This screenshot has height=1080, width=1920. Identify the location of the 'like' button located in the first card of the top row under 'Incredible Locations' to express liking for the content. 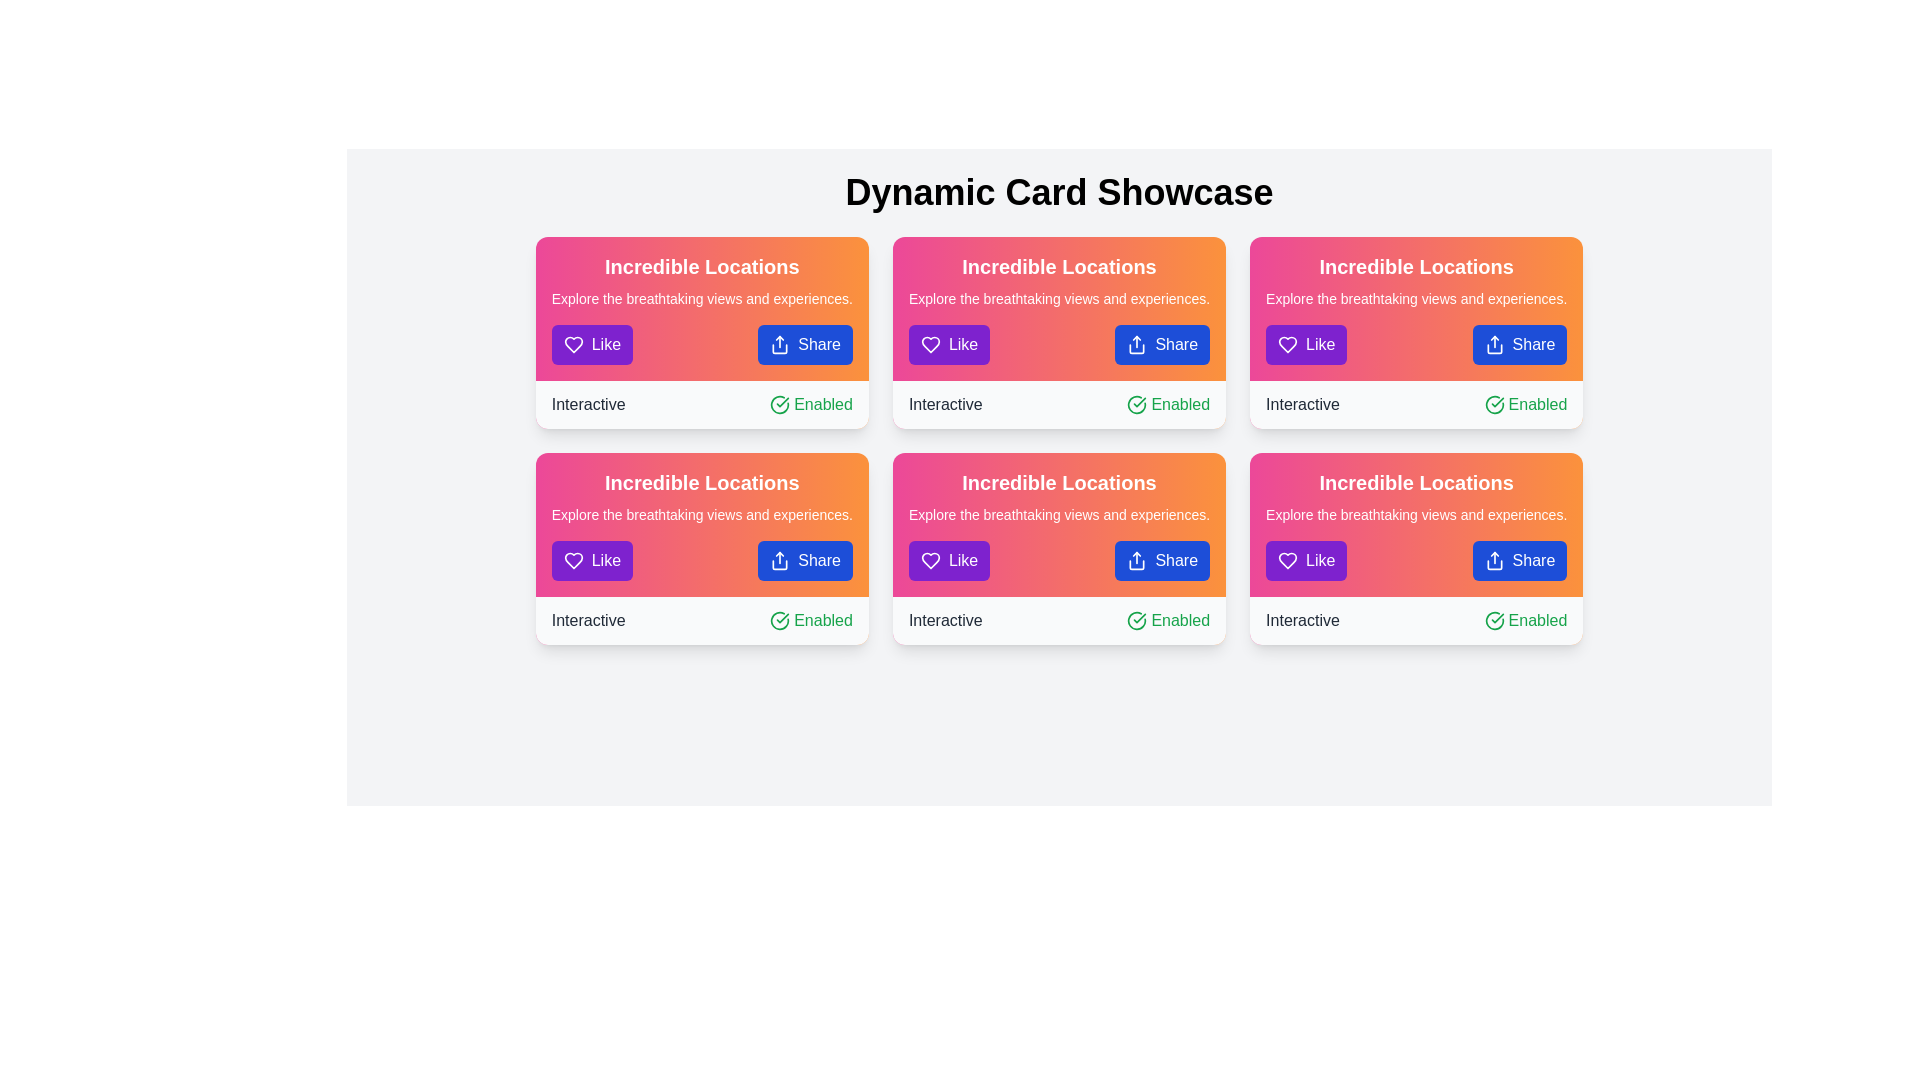
(591, 343).